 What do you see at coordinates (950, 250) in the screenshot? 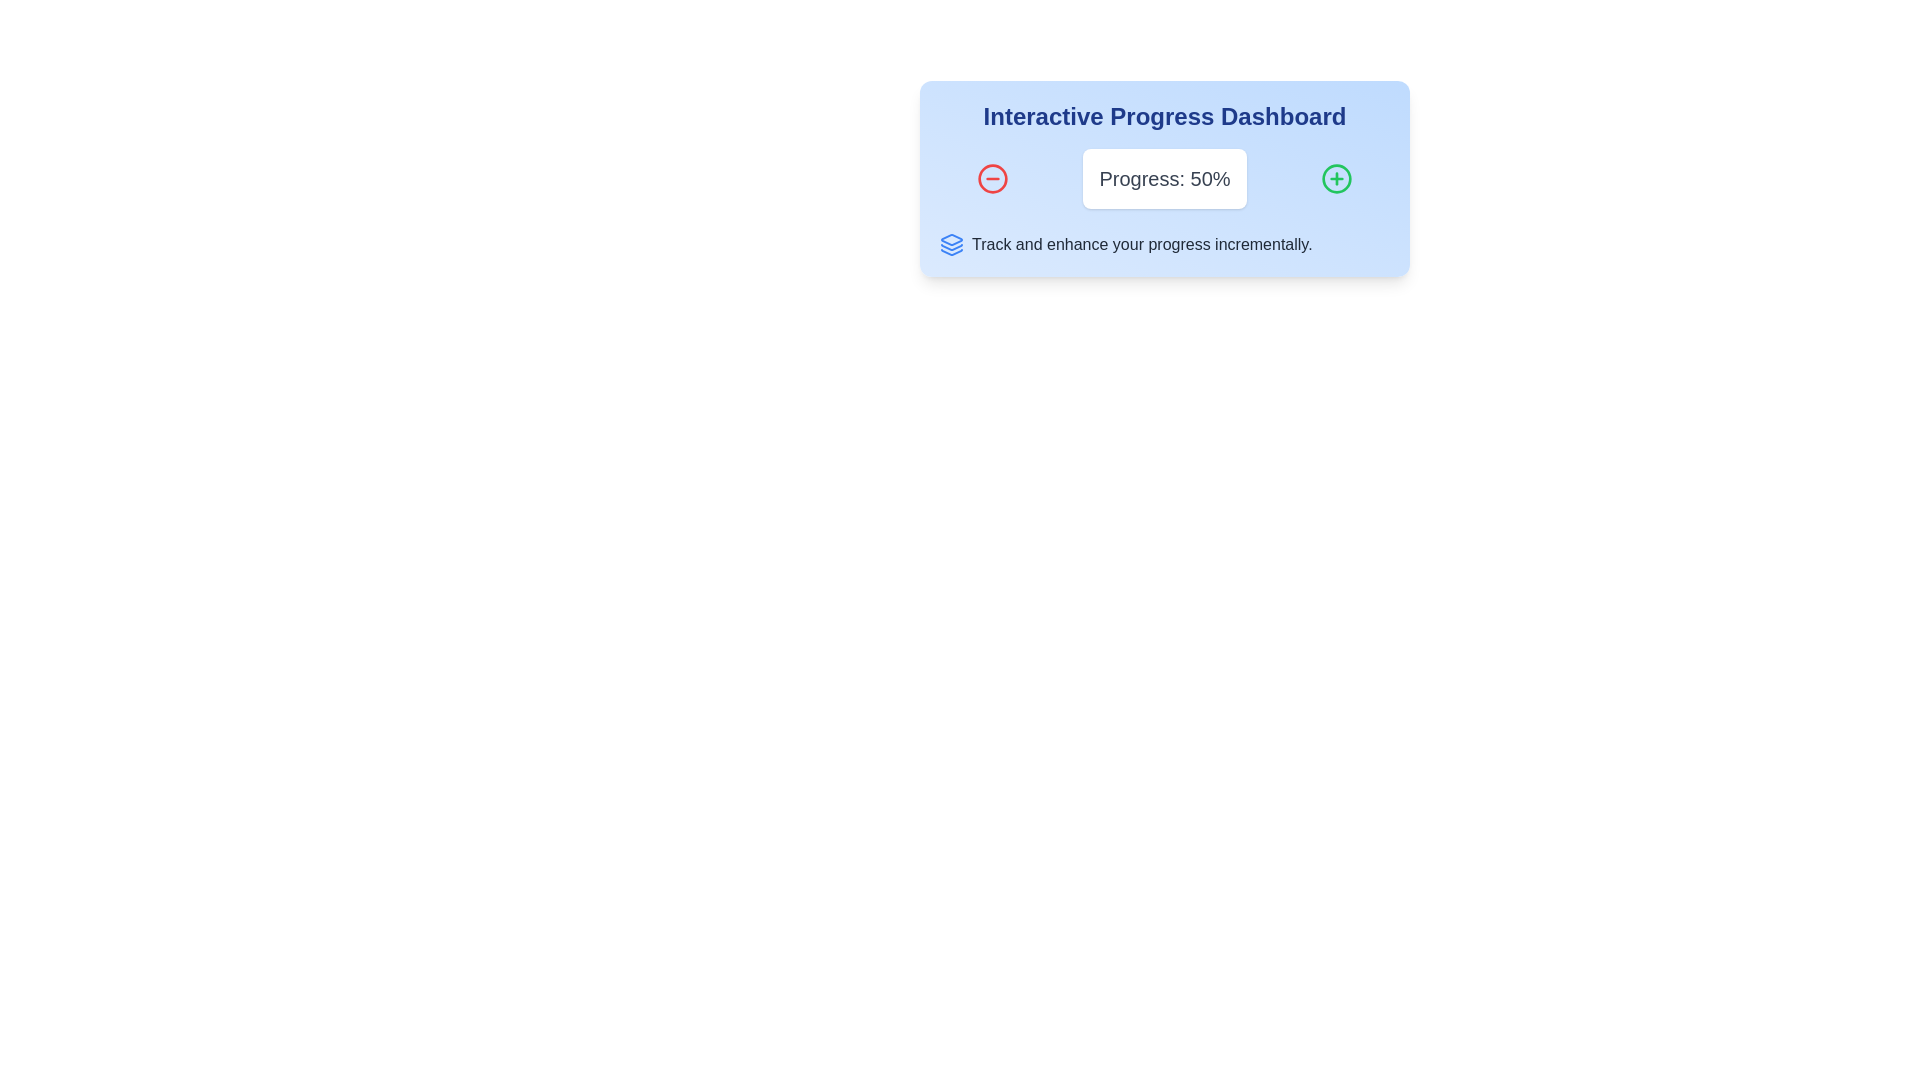
I see `the graphic icon resembling a layer icon with three stacked segments, located within the blue-colored dashboard area of the 'Interactive Progress Dashboard' card` at bounding box center [950, 250].